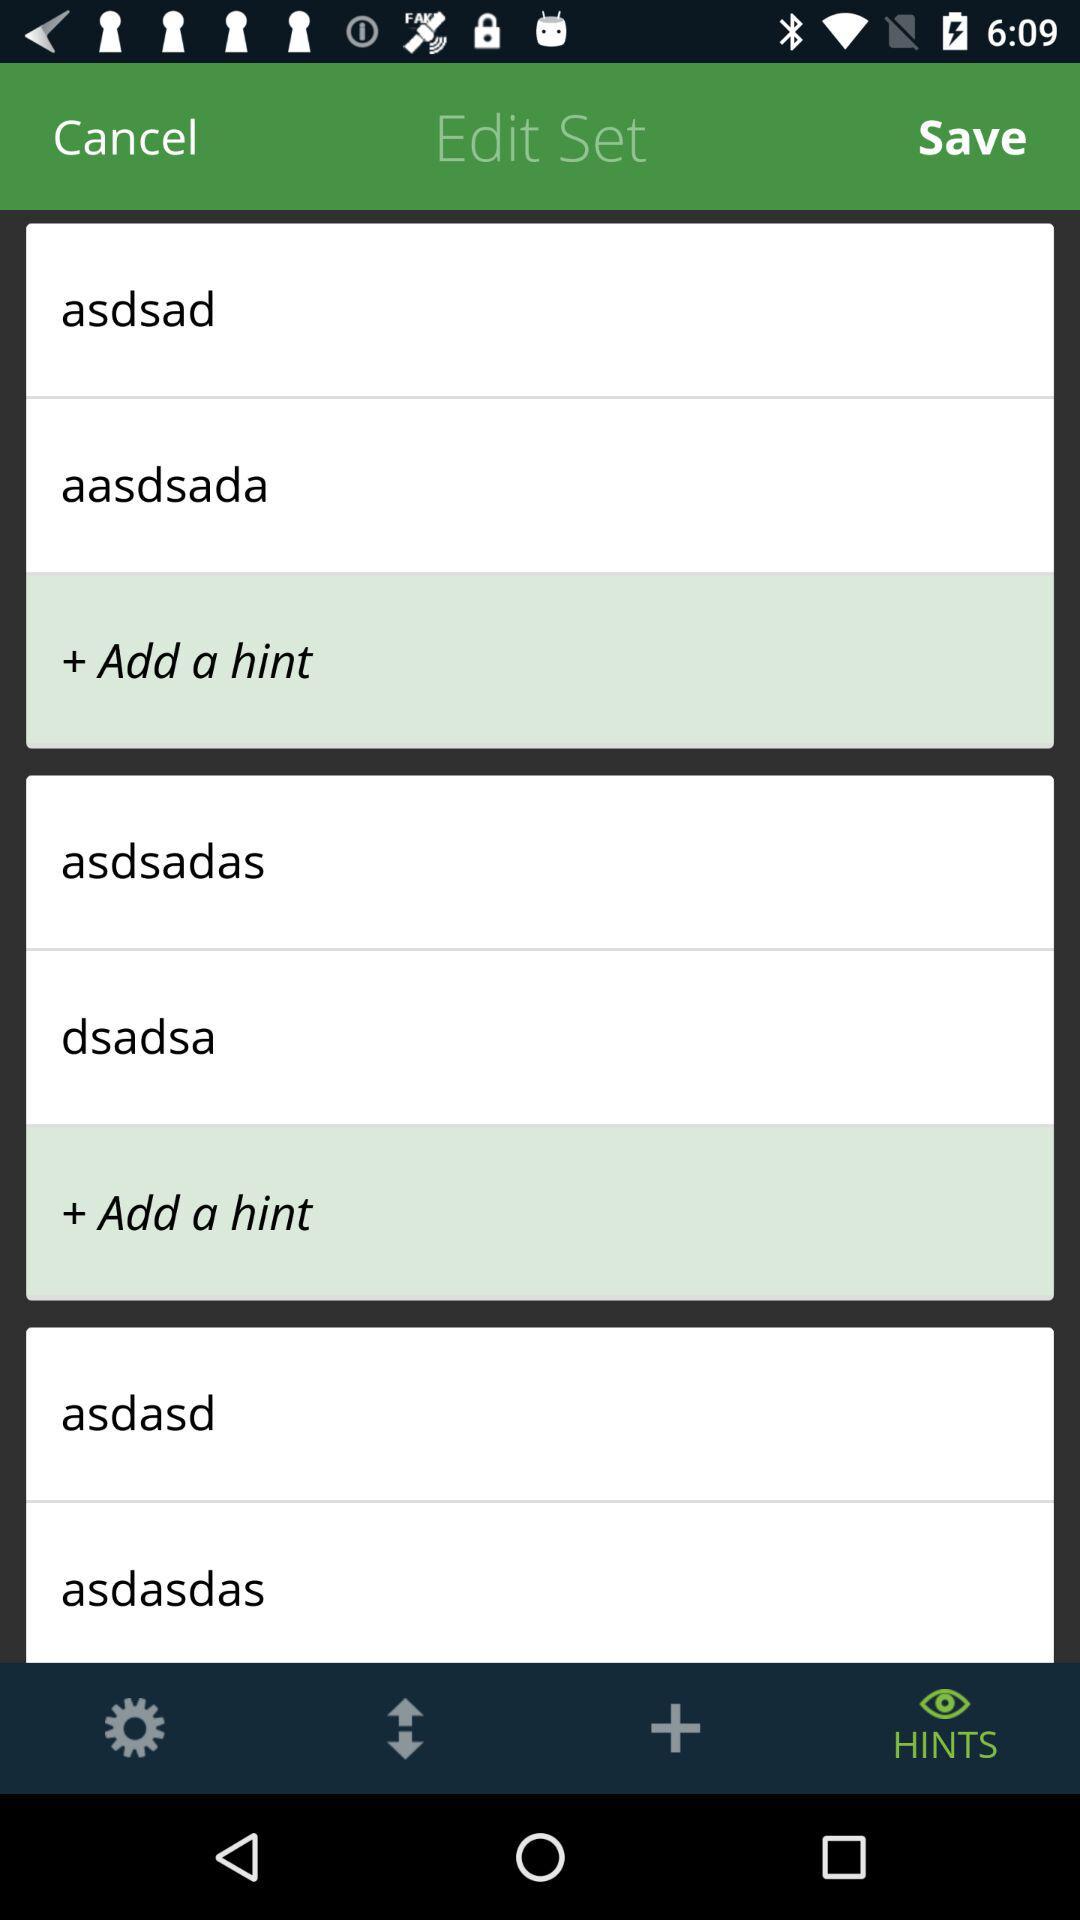 The image size is (1080, 1920). Describe the element at coordinates (135, 1727) in the screenshot. I see `open settings` at that location.